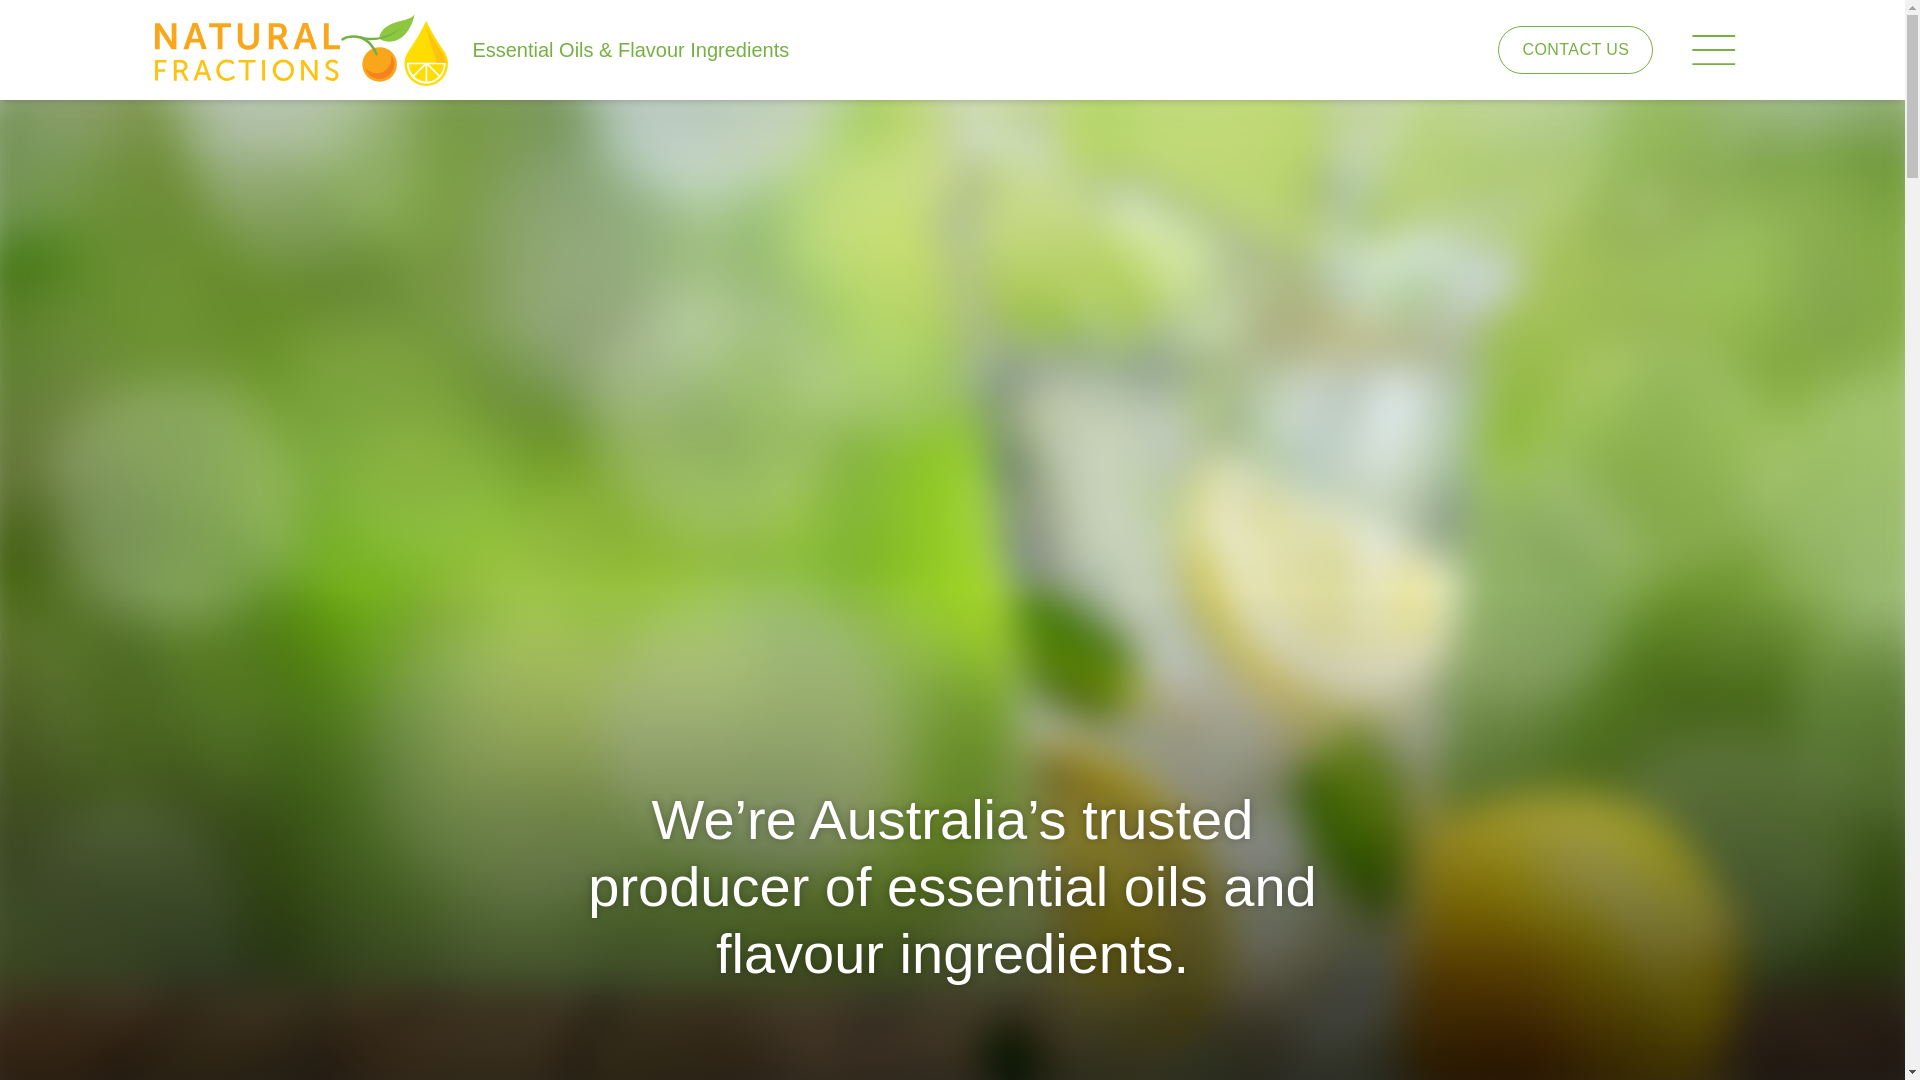  Describe the element at coordinates (1574, 48) in the screenshot. I see `'CONTACT US'` at that location.